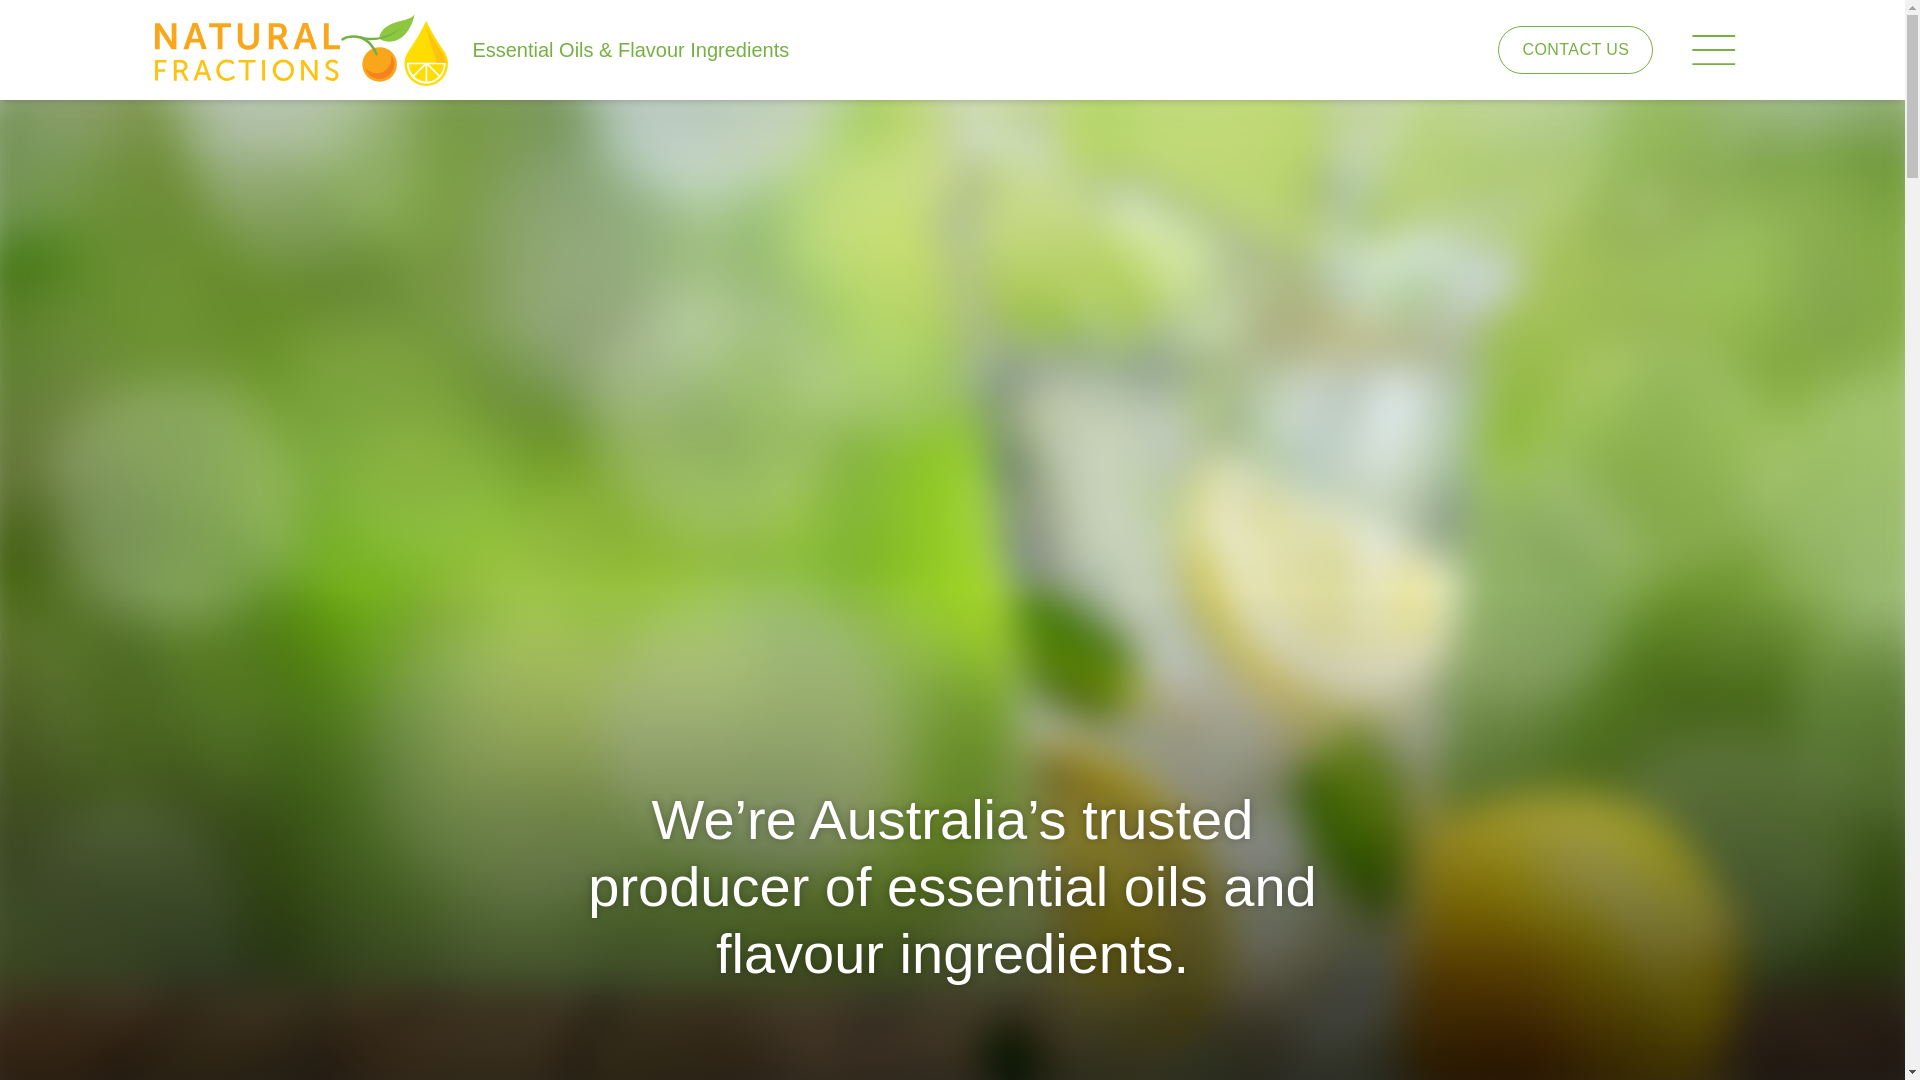  Describe the element at coordinates (1574, 48) in the screenshot. I see `'CONTACT US'` at that location.